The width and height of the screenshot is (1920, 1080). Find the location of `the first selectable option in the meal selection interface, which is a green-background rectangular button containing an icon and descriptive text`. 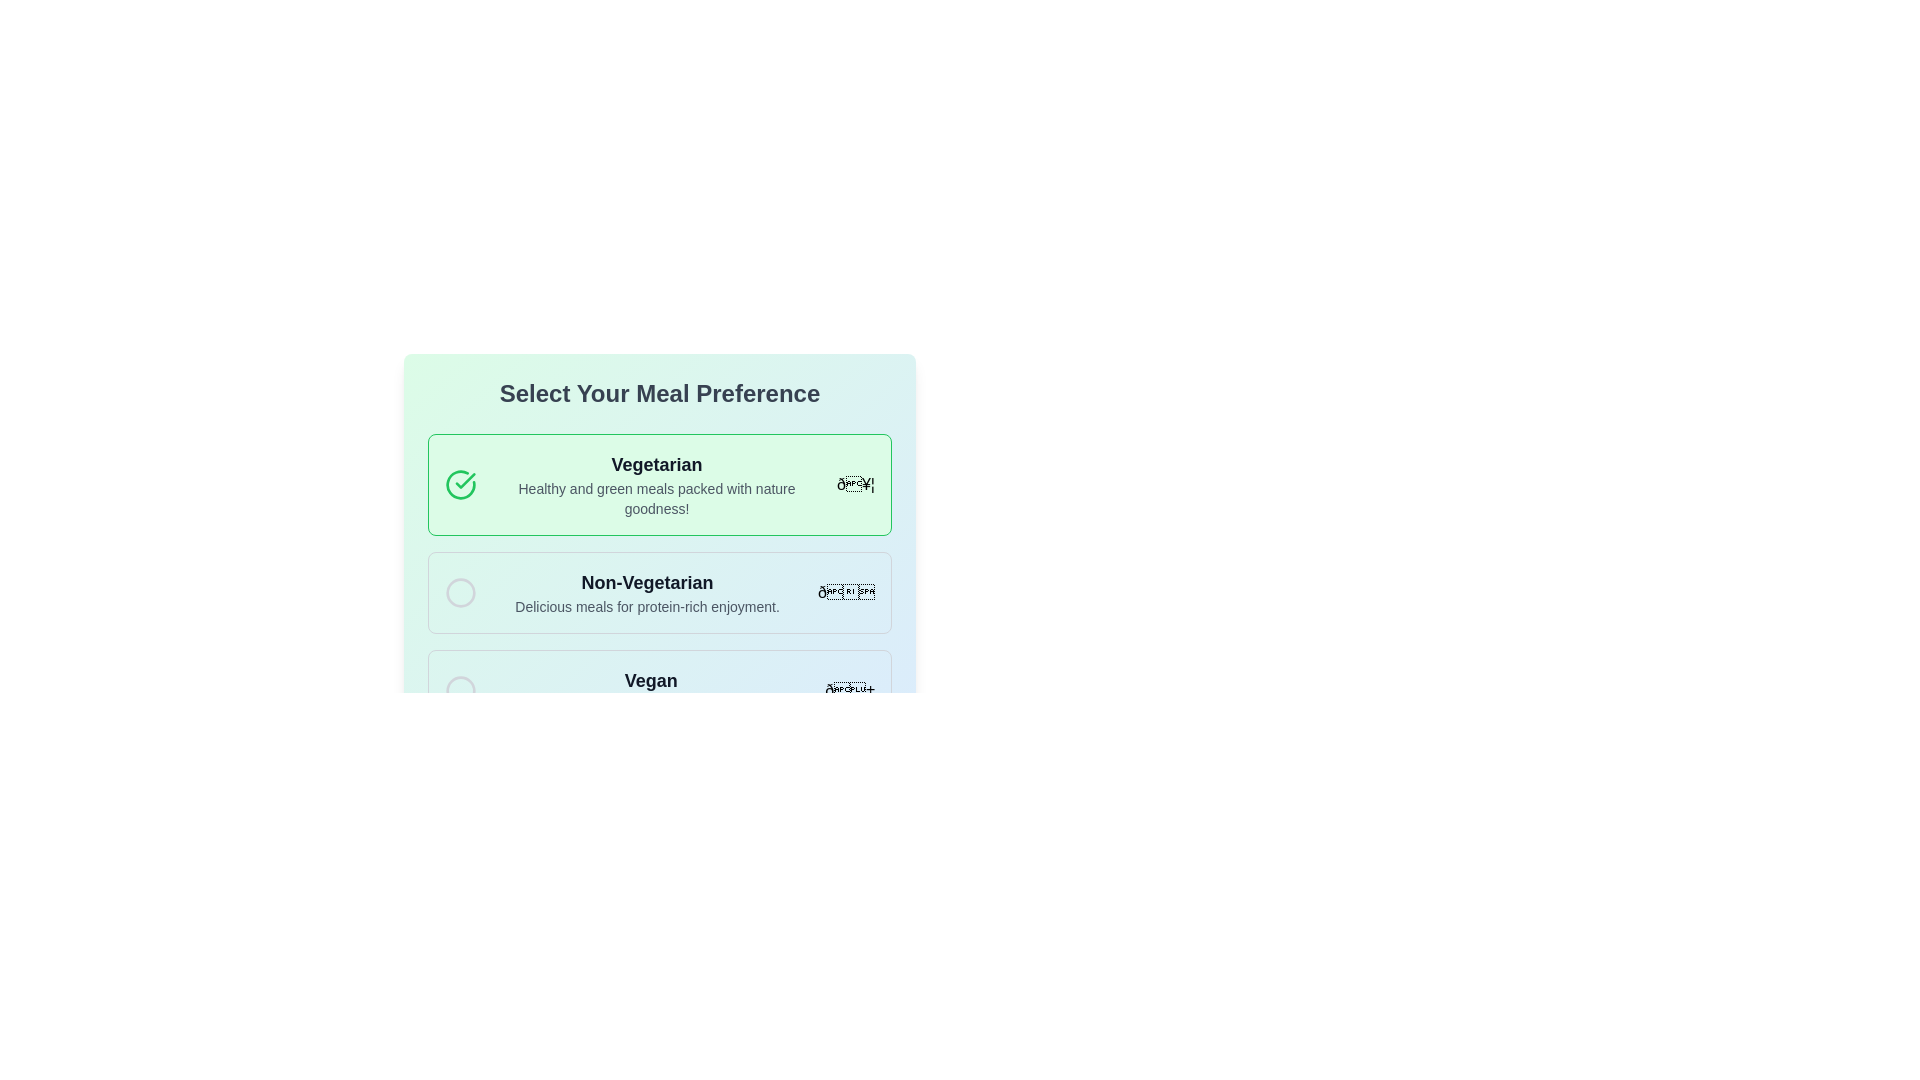

the first selectable option in the meal selection interface, which is a green-background rectangular button containing an icon and descriptive text is located at coordinates (660, 510).